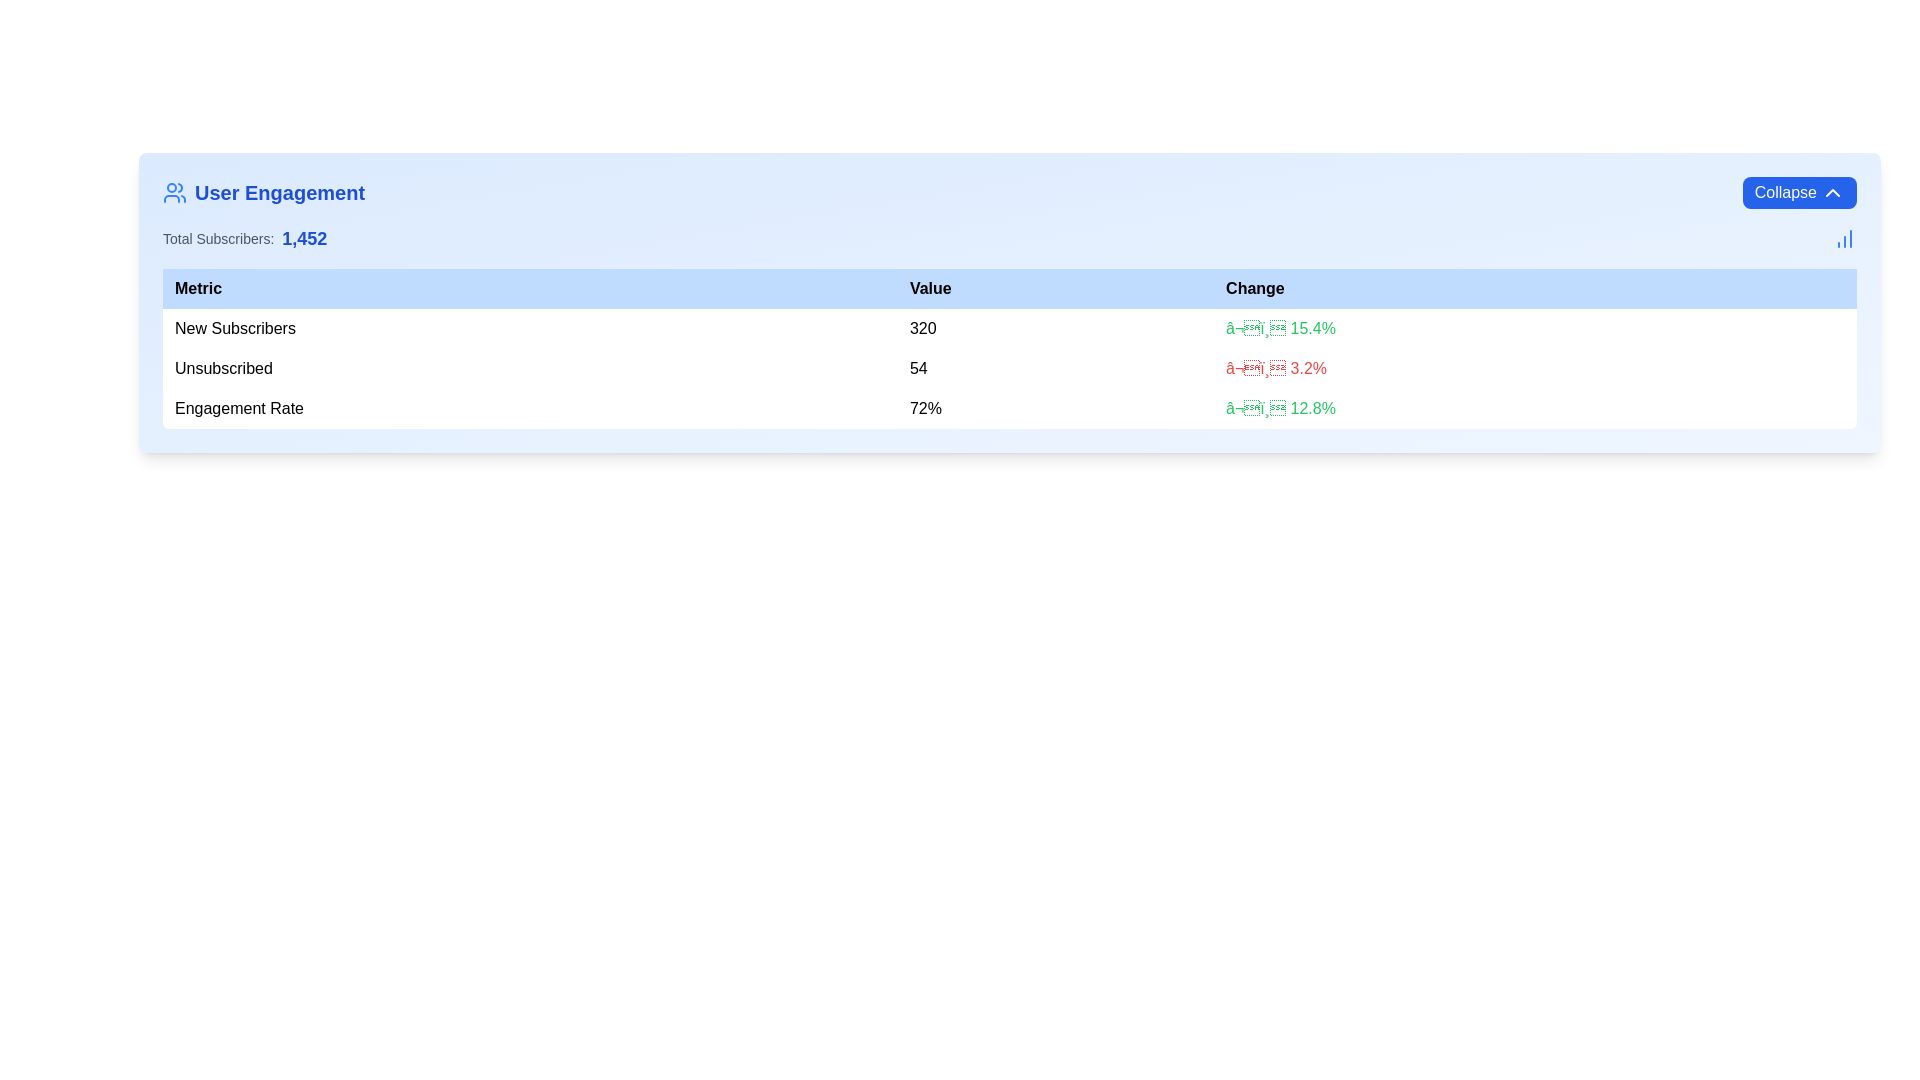 Image resolution: width=1920 pixels, height=1080 pixels. I want to click on displayed data in the second row of the table, which shows 'Unsubscribed', the number 54, and the percentage change '🔻 3.2%' styled in red, so click(1009, 369).